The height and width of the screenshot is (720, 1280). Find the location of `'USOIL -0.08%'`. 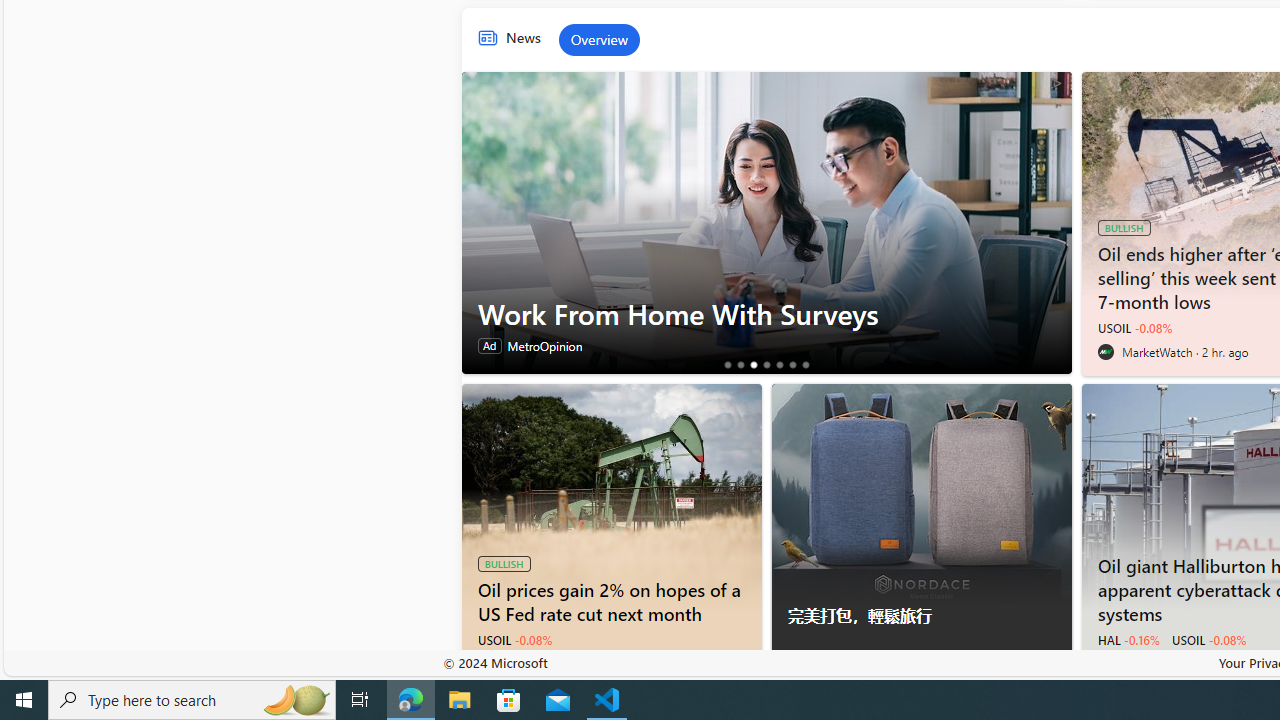

'USOIL -0.08%' is located at coordinates (1207, 640).